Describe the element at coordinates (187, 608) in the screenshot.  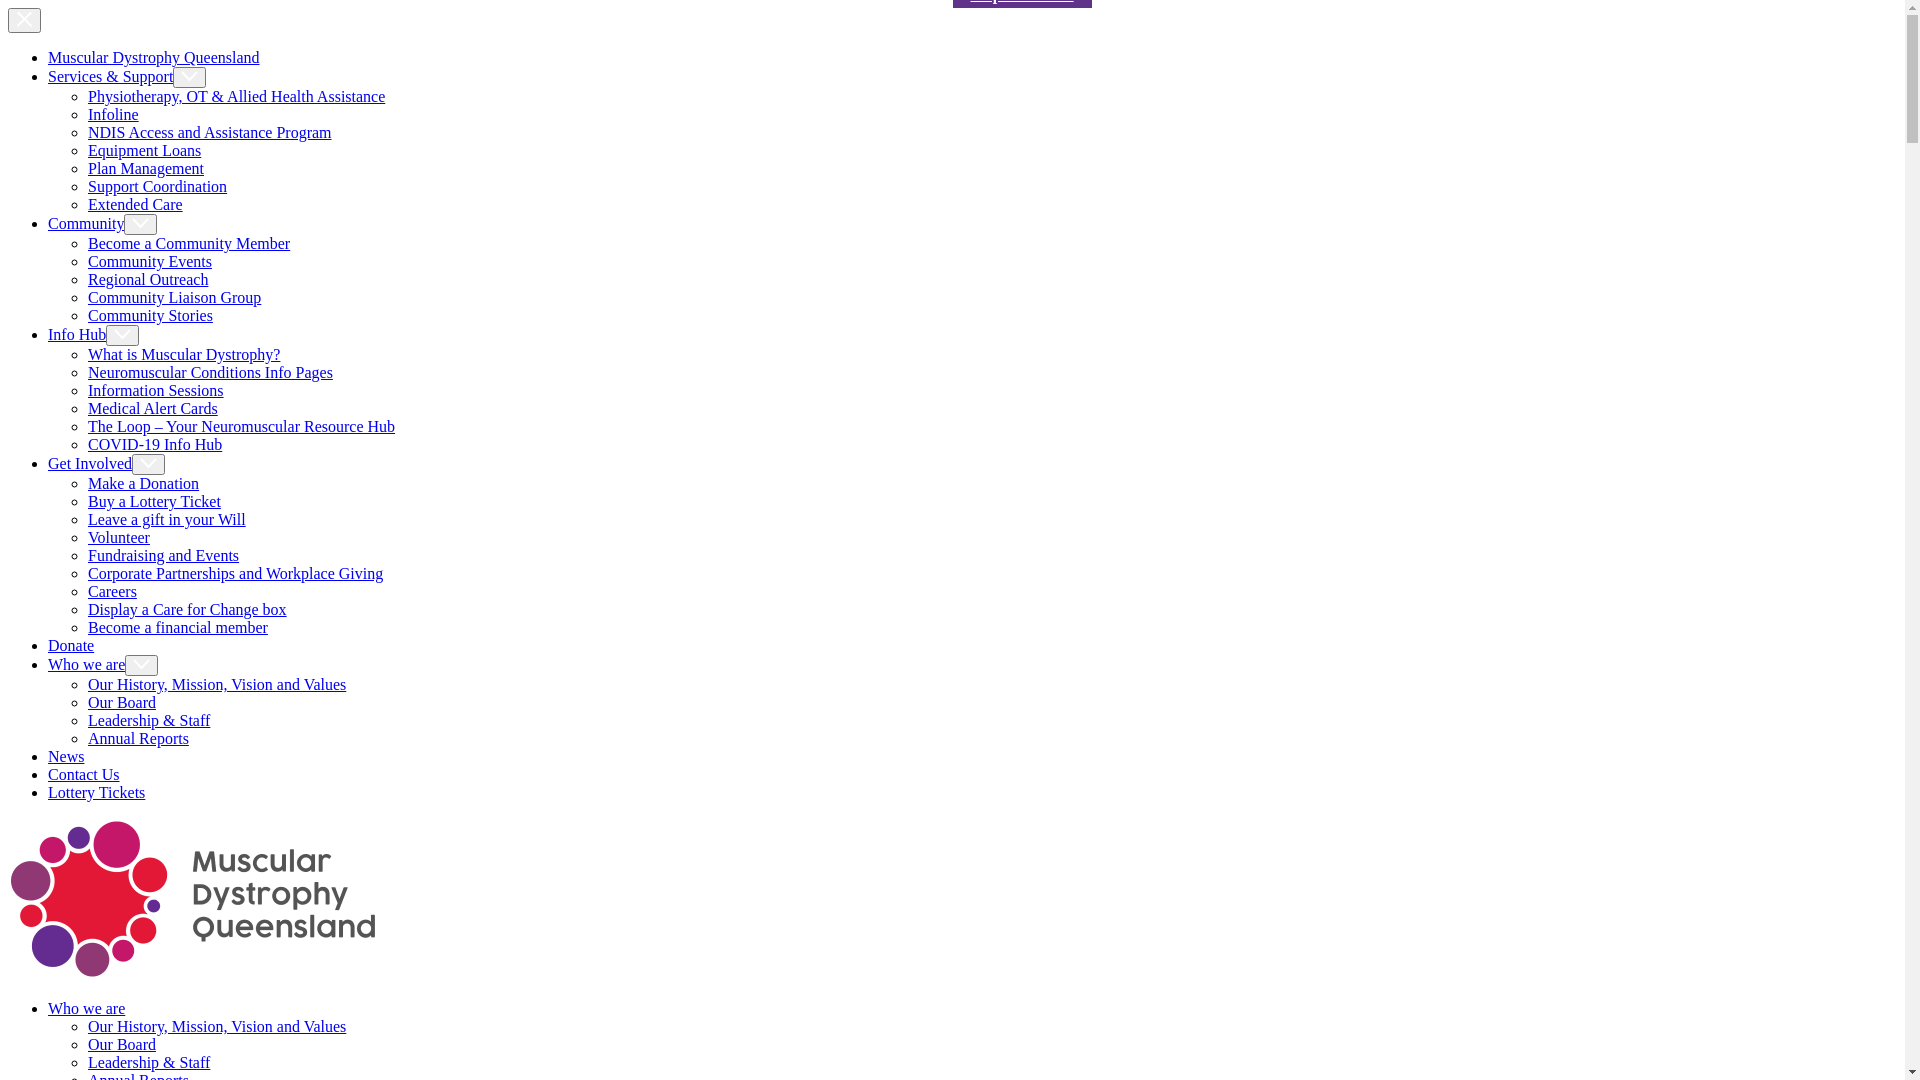
I see `'Display a Care for Change box'` at that location.